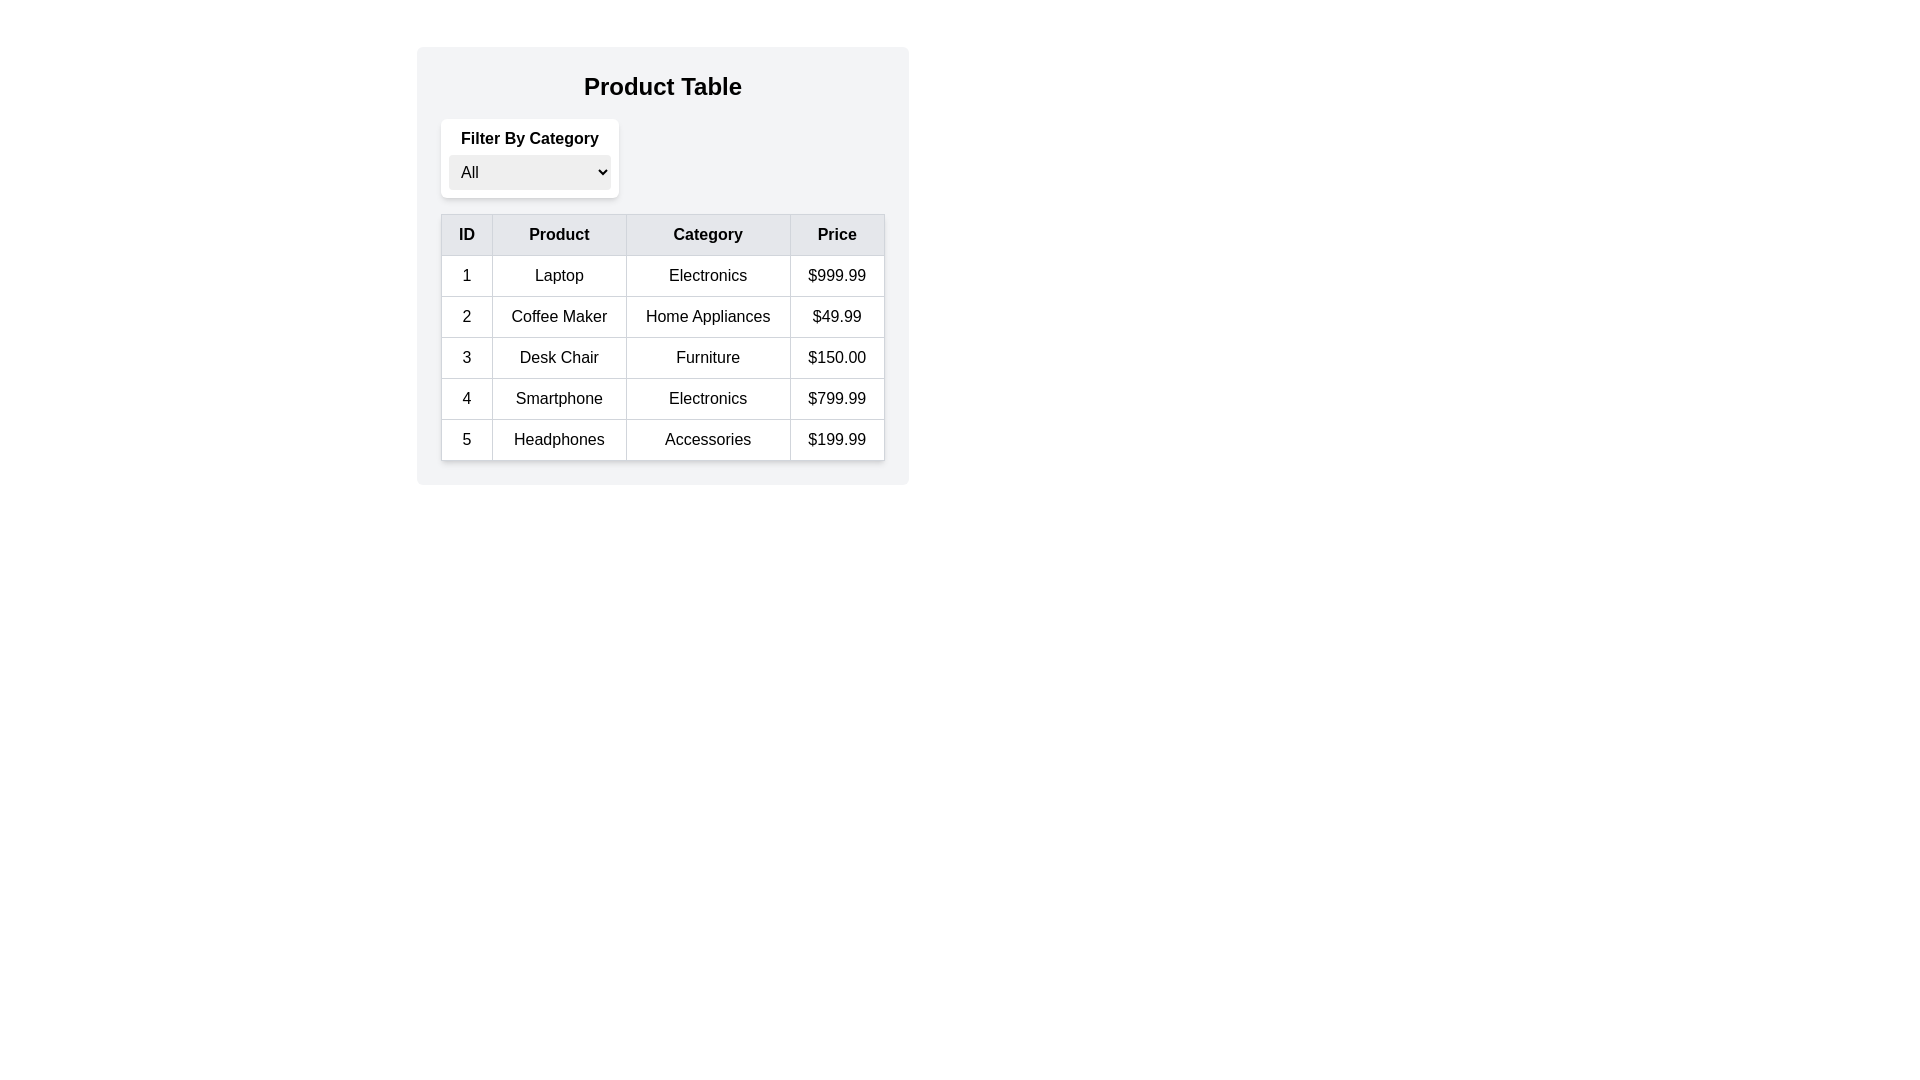 Image resolution: width=1920 pixels, height=1080 pixels. Describe the element at coordinates (662, 357) in the screenshot. I see `the third row of the product table, which contains the ID '3', Product 'Desk Chair', Category 'Furniture', and Price '$150.00', to interact with its individual cells` at that location.